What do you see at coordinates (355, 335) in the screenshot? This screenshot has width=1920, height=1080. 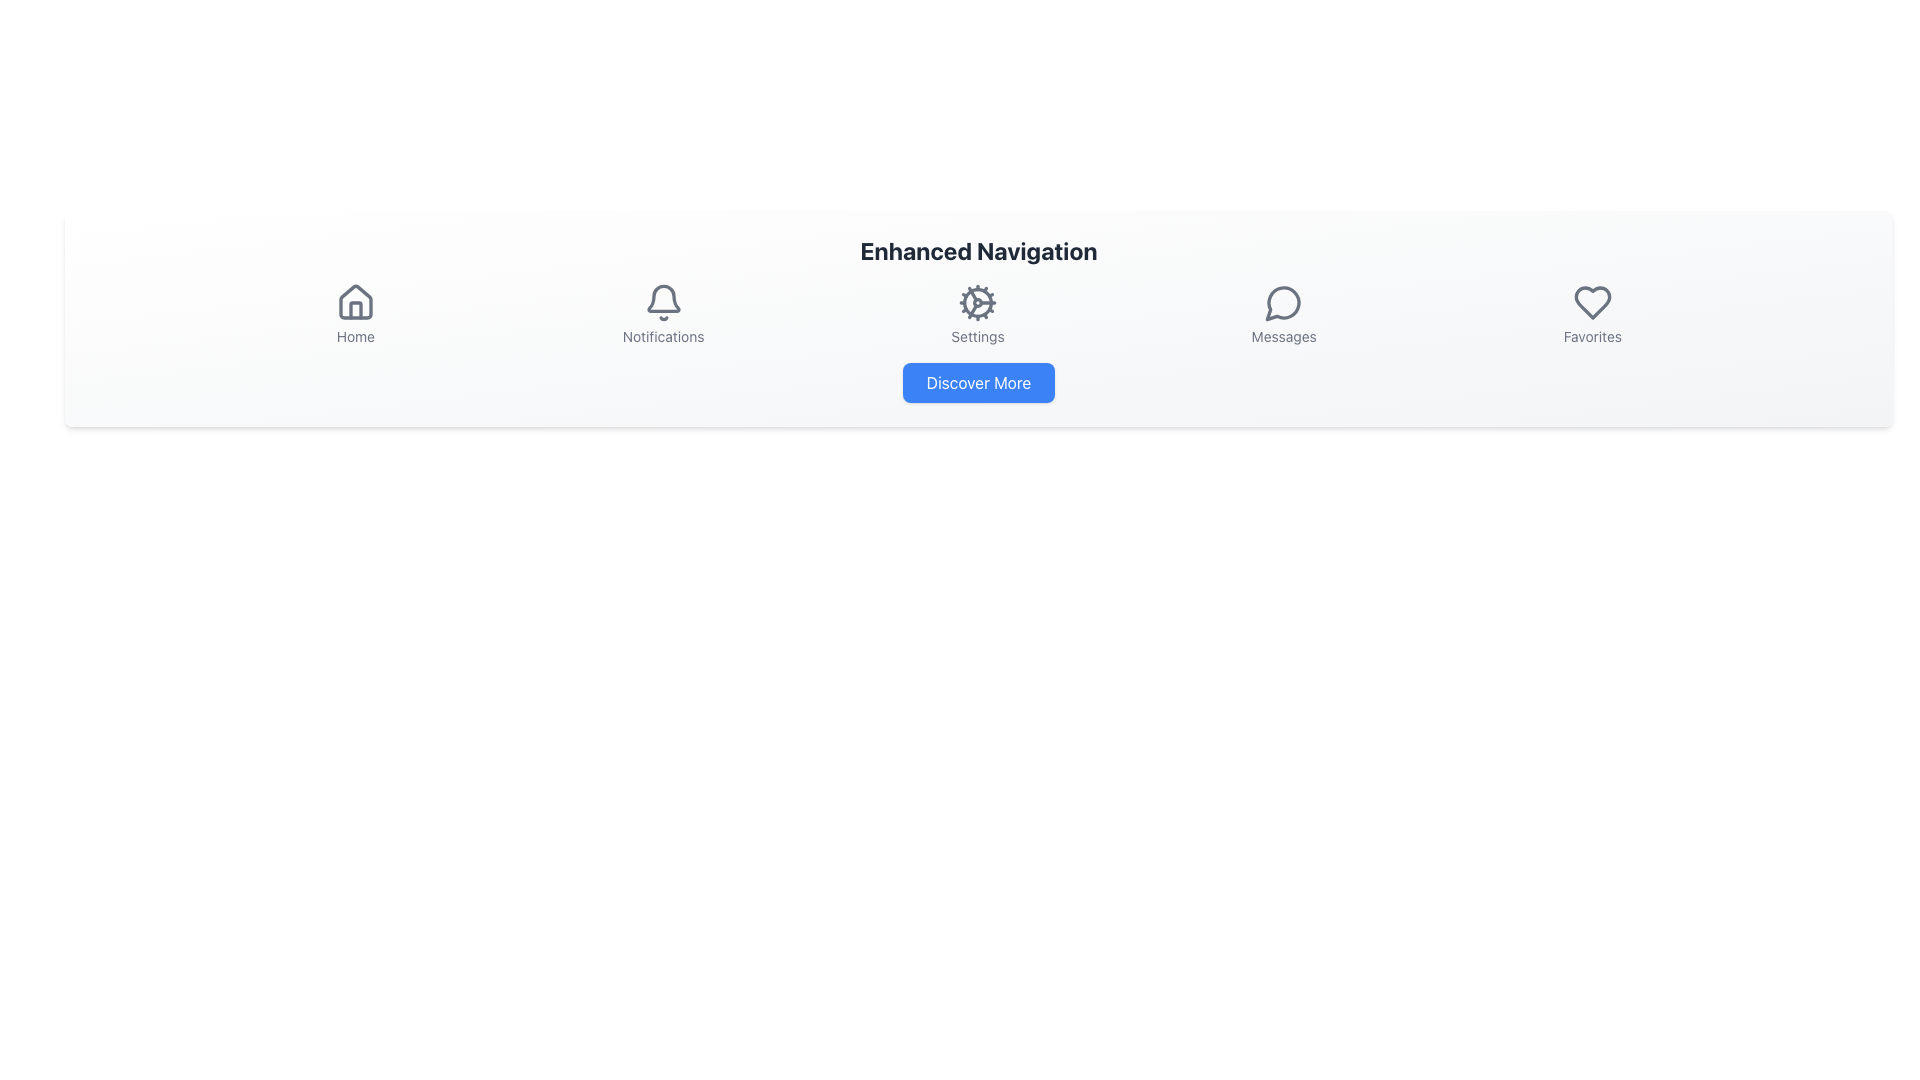 I see `the 'Home' text label, which is displayed in a small gray font below a house icon in the navigation menu` at bounding box center [355, 335].